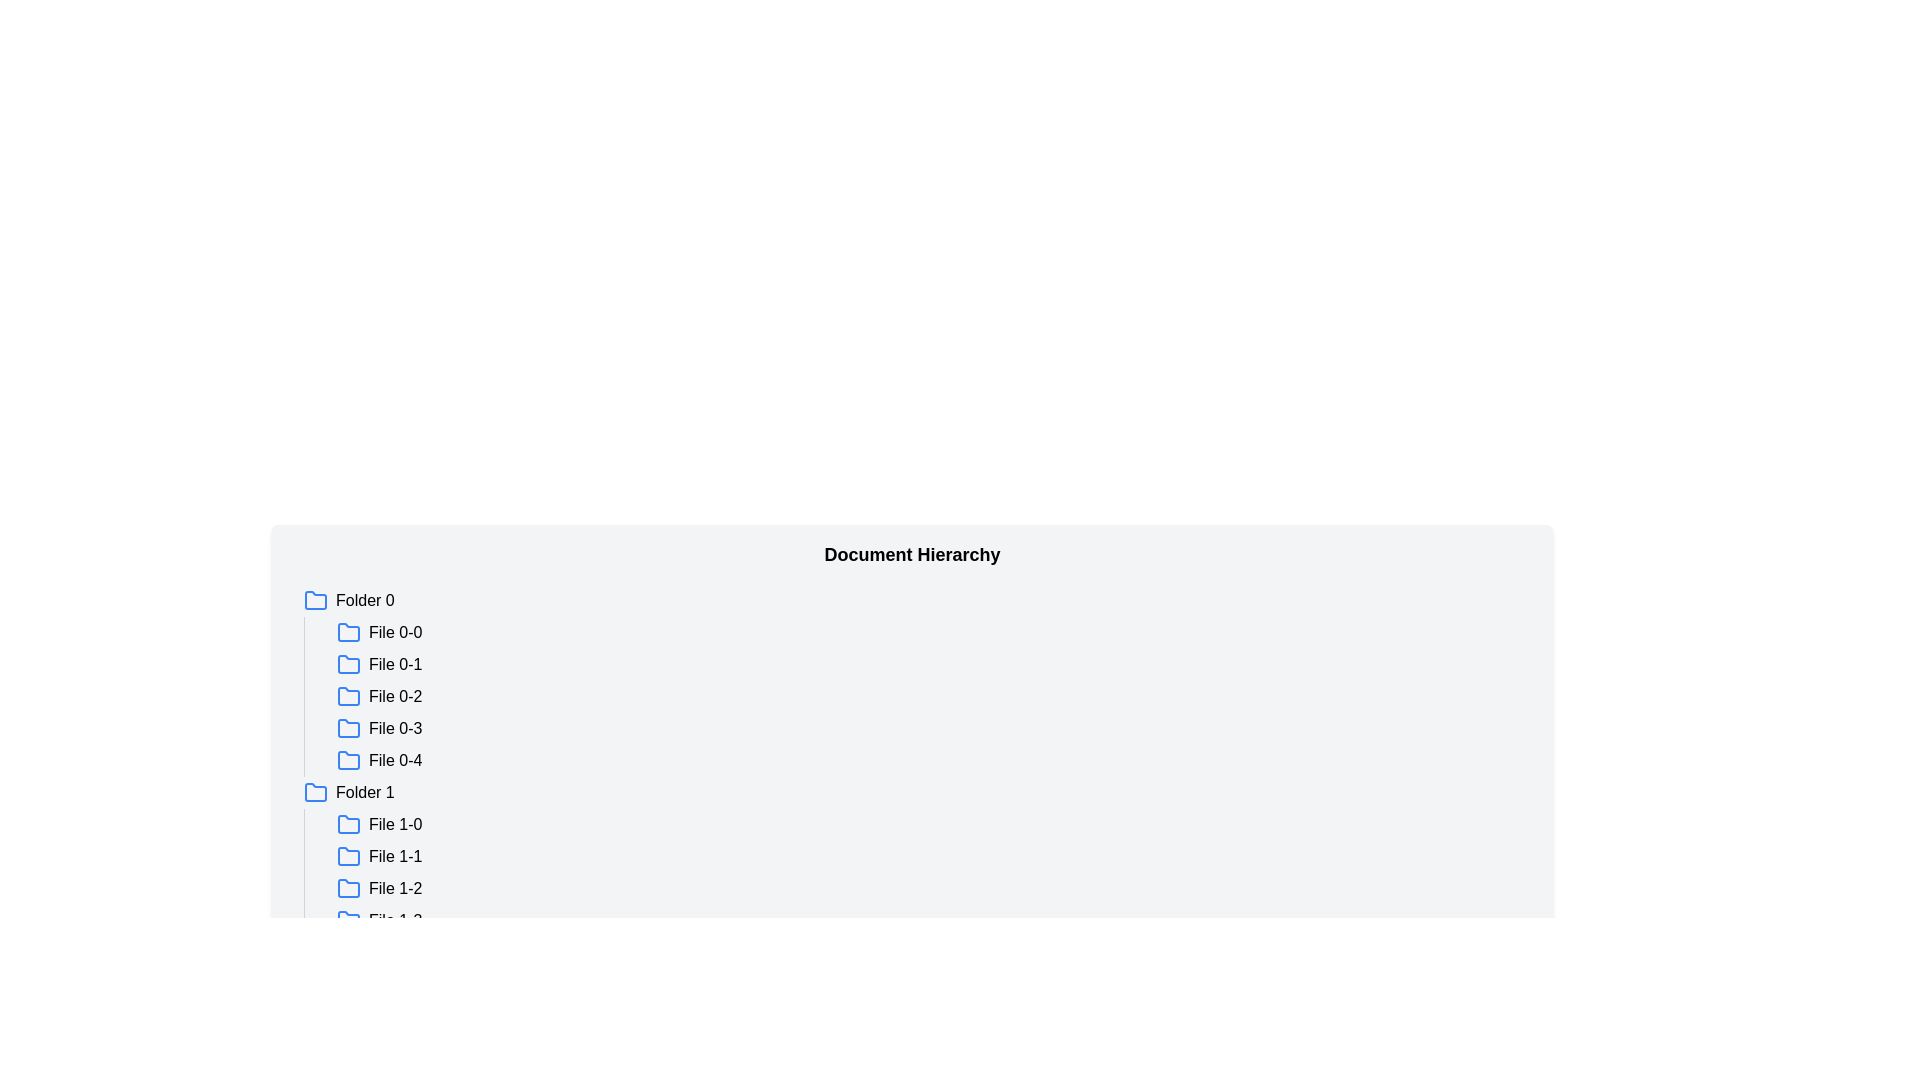 This screenshot has width=1920, height=1080. What do you see at coordinates (349, 694) in the screenshot?
I see `the folder icon with a blue outline and white interior, located to the left of the label 'File 0-2' under 'Folder 0'` at bounding box center [349, 694].